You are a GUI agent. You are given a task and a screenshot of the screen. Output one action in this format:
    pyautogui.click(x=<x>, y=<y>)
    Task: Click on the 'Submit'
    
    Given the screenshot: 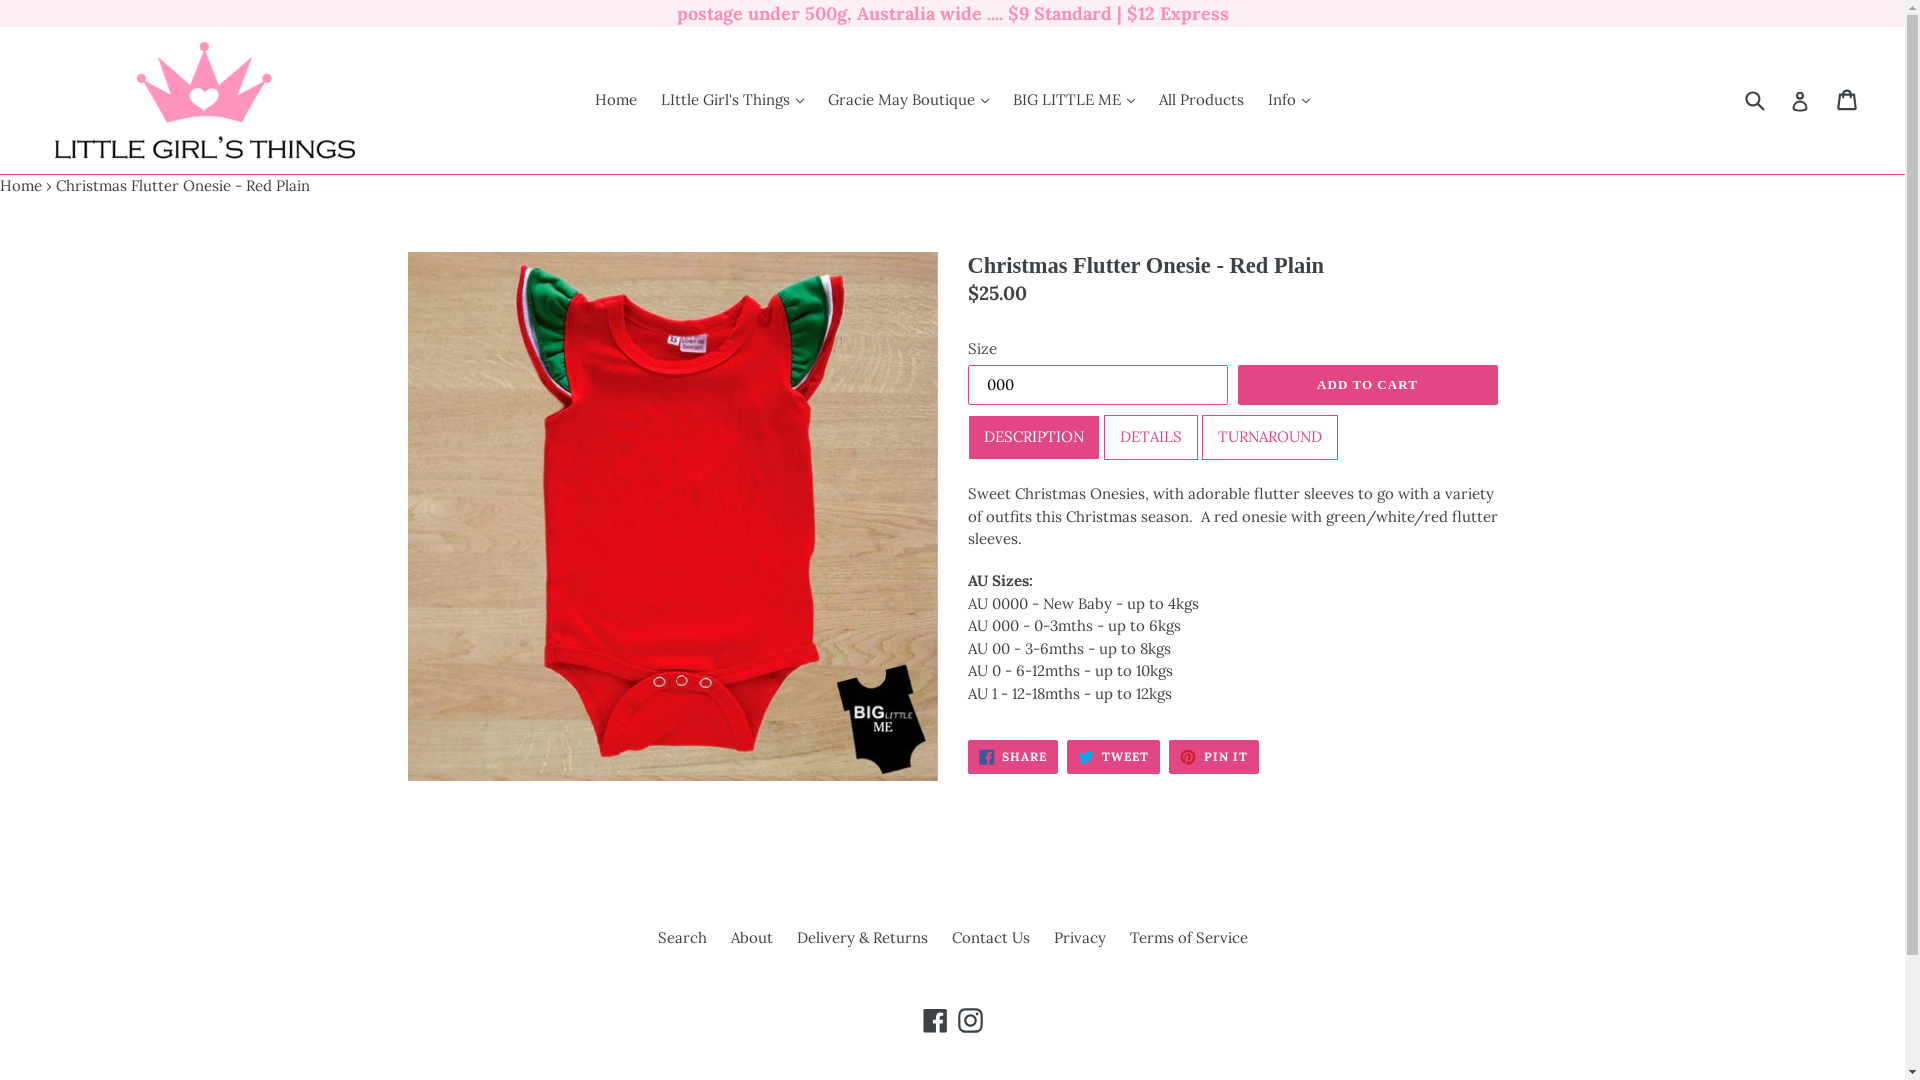 What is the action you would take?
    pyautogui.click(x=1752, y=100)
    